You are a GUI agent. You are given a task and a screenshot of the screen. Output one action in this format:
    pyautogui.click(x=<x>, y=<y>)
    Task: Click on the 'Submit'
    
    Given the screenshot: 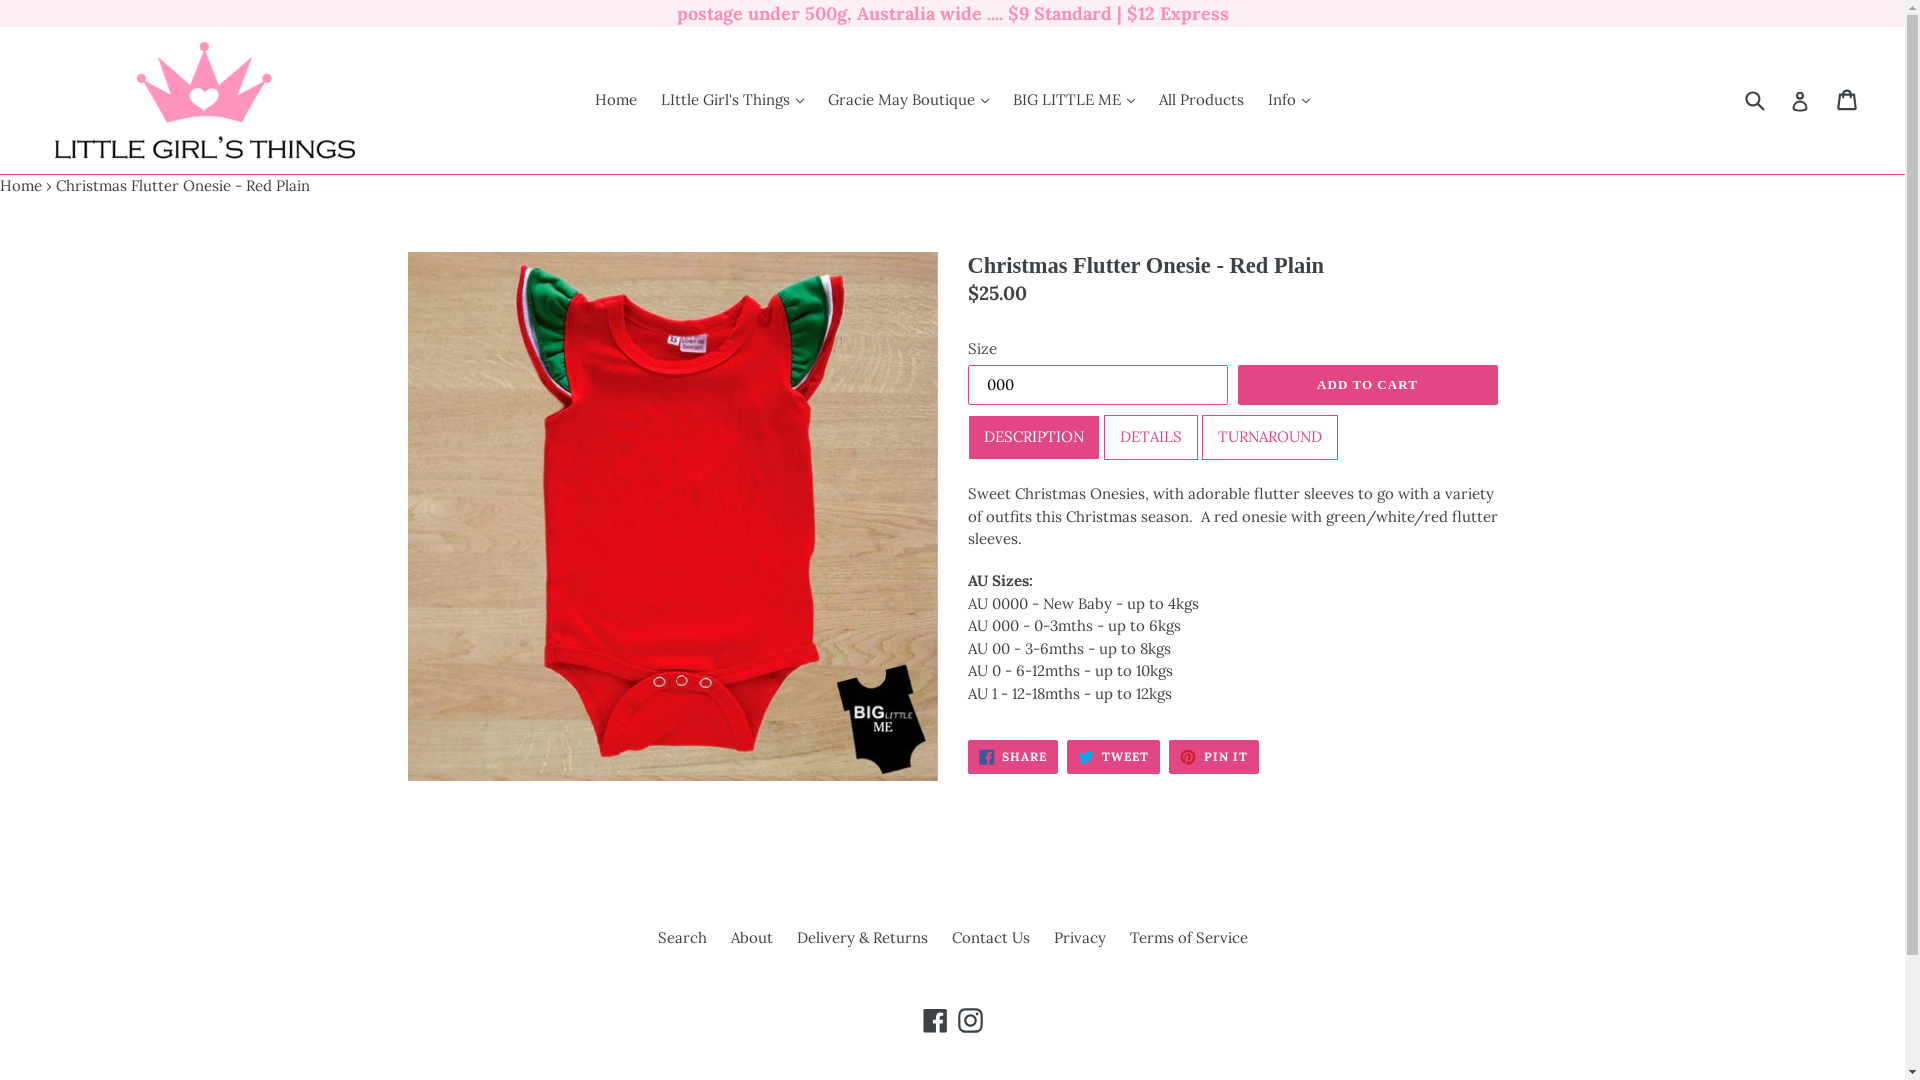 What is the action you would take?
    pyautogui.click(x=1752, y=100)
    